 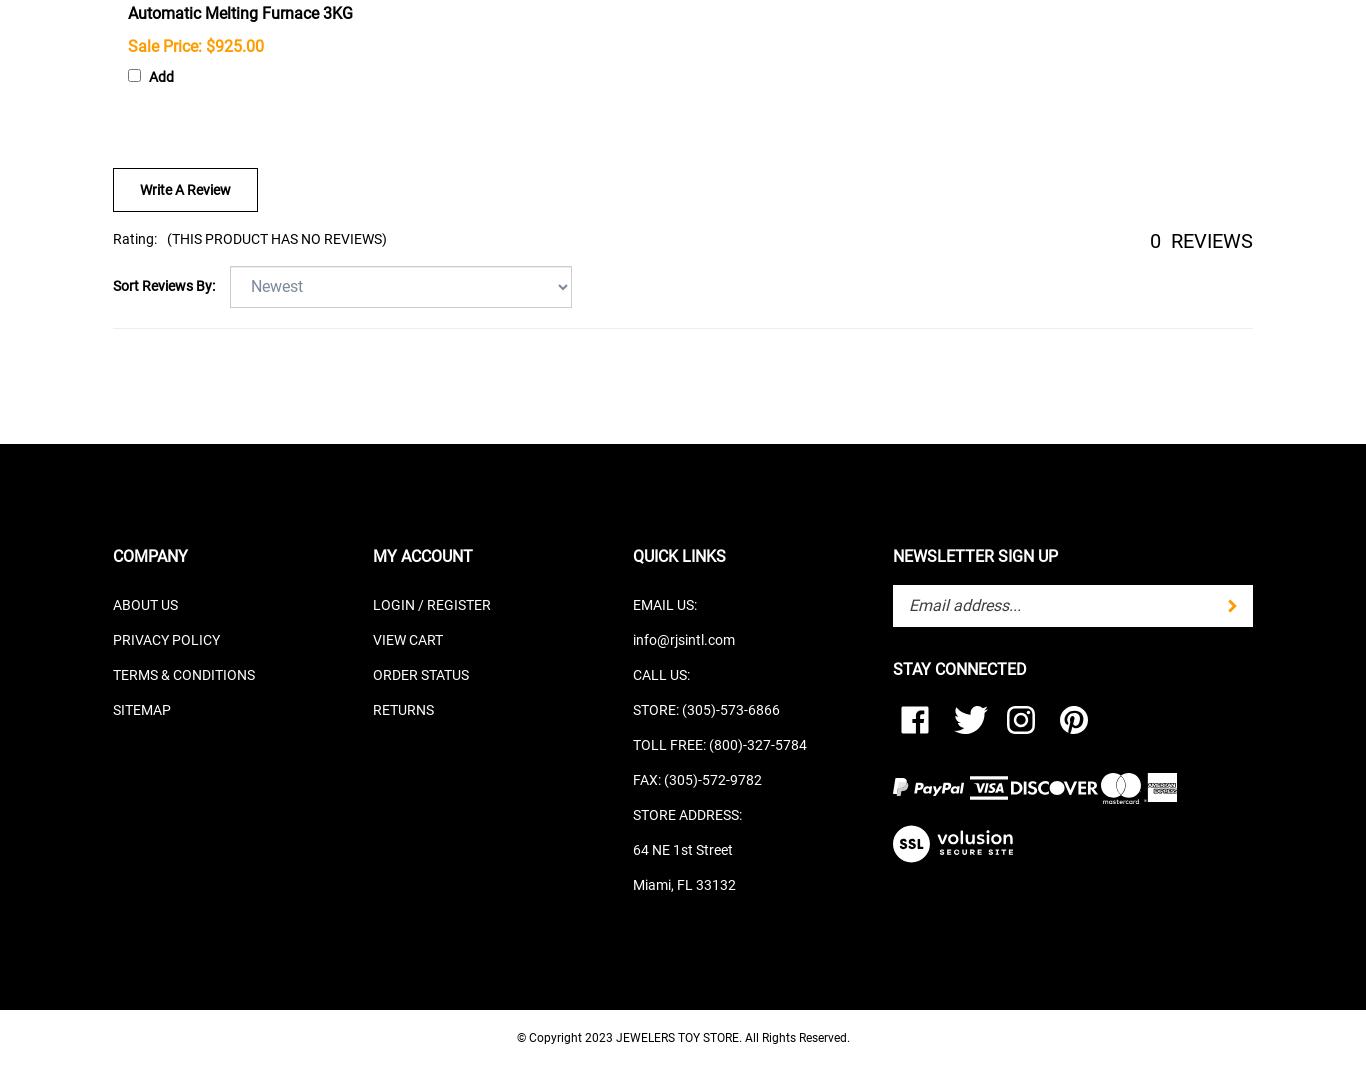 I want to click on '0', so click(x=1155, y=240).